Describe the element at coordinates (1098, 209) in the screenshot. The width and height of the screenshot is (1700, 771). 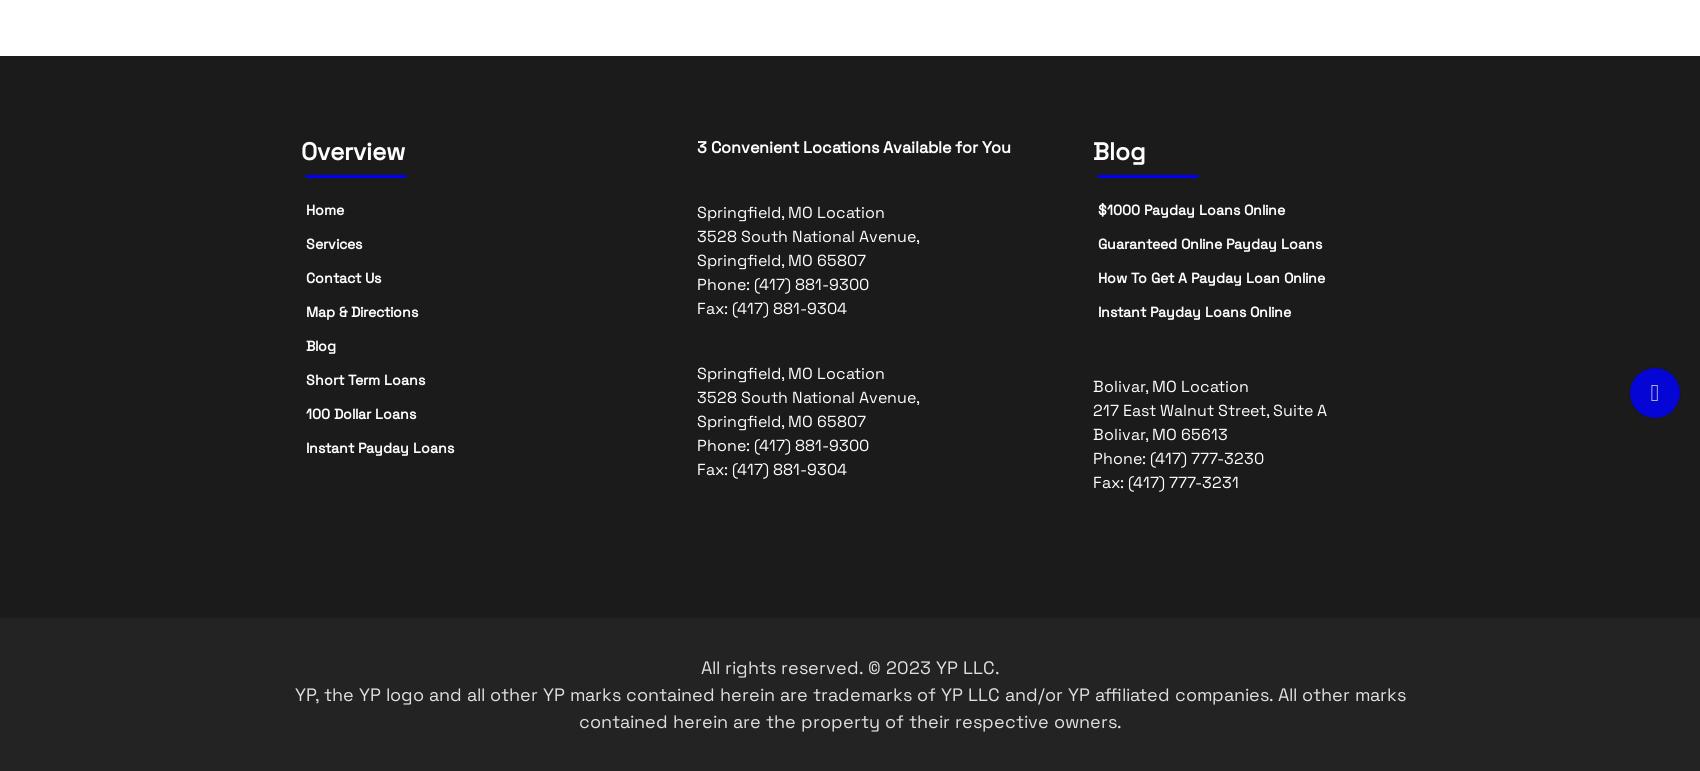
I see `'$1000 Payday Loans Online'` at that location.